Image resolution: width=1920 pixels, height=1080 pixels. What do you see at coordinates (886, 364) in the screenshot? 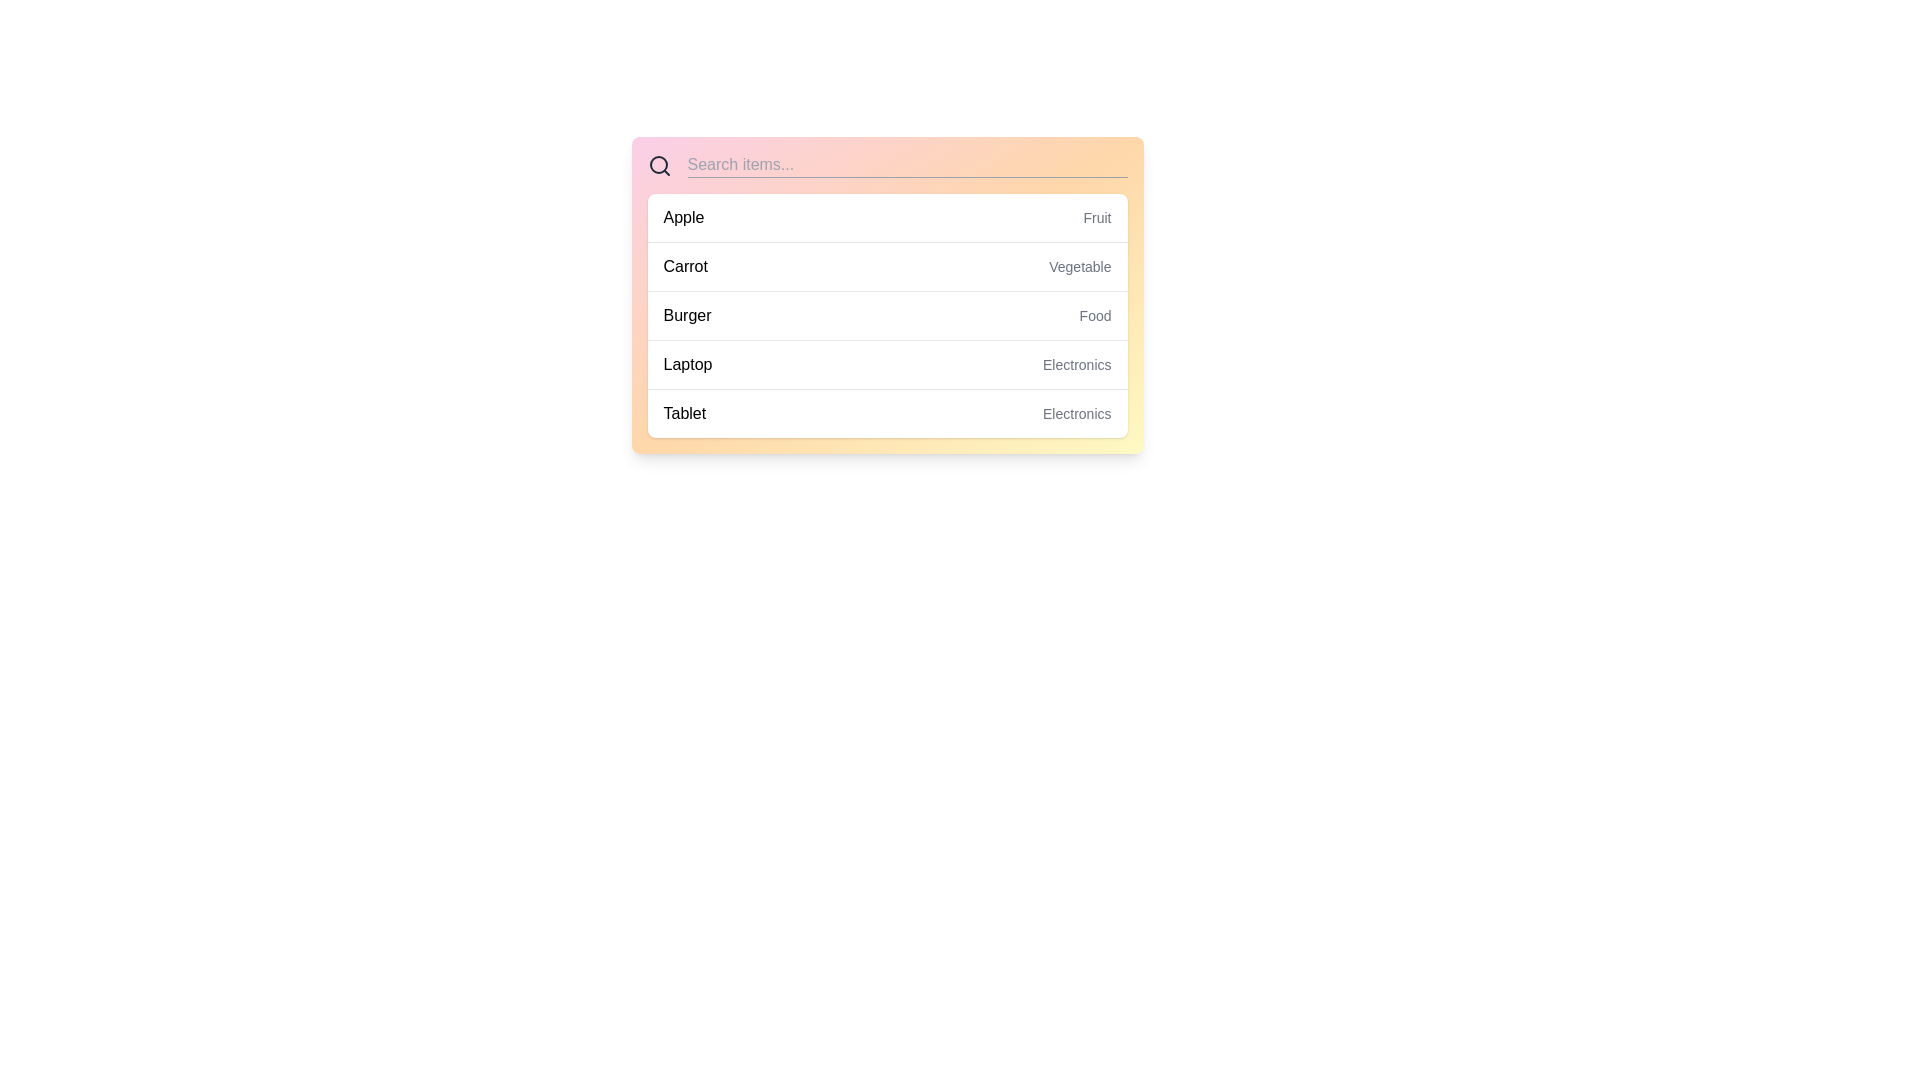
I see `the List item displaying 'Laptop' and 'Electronics'` at bounding box center [886, 364].